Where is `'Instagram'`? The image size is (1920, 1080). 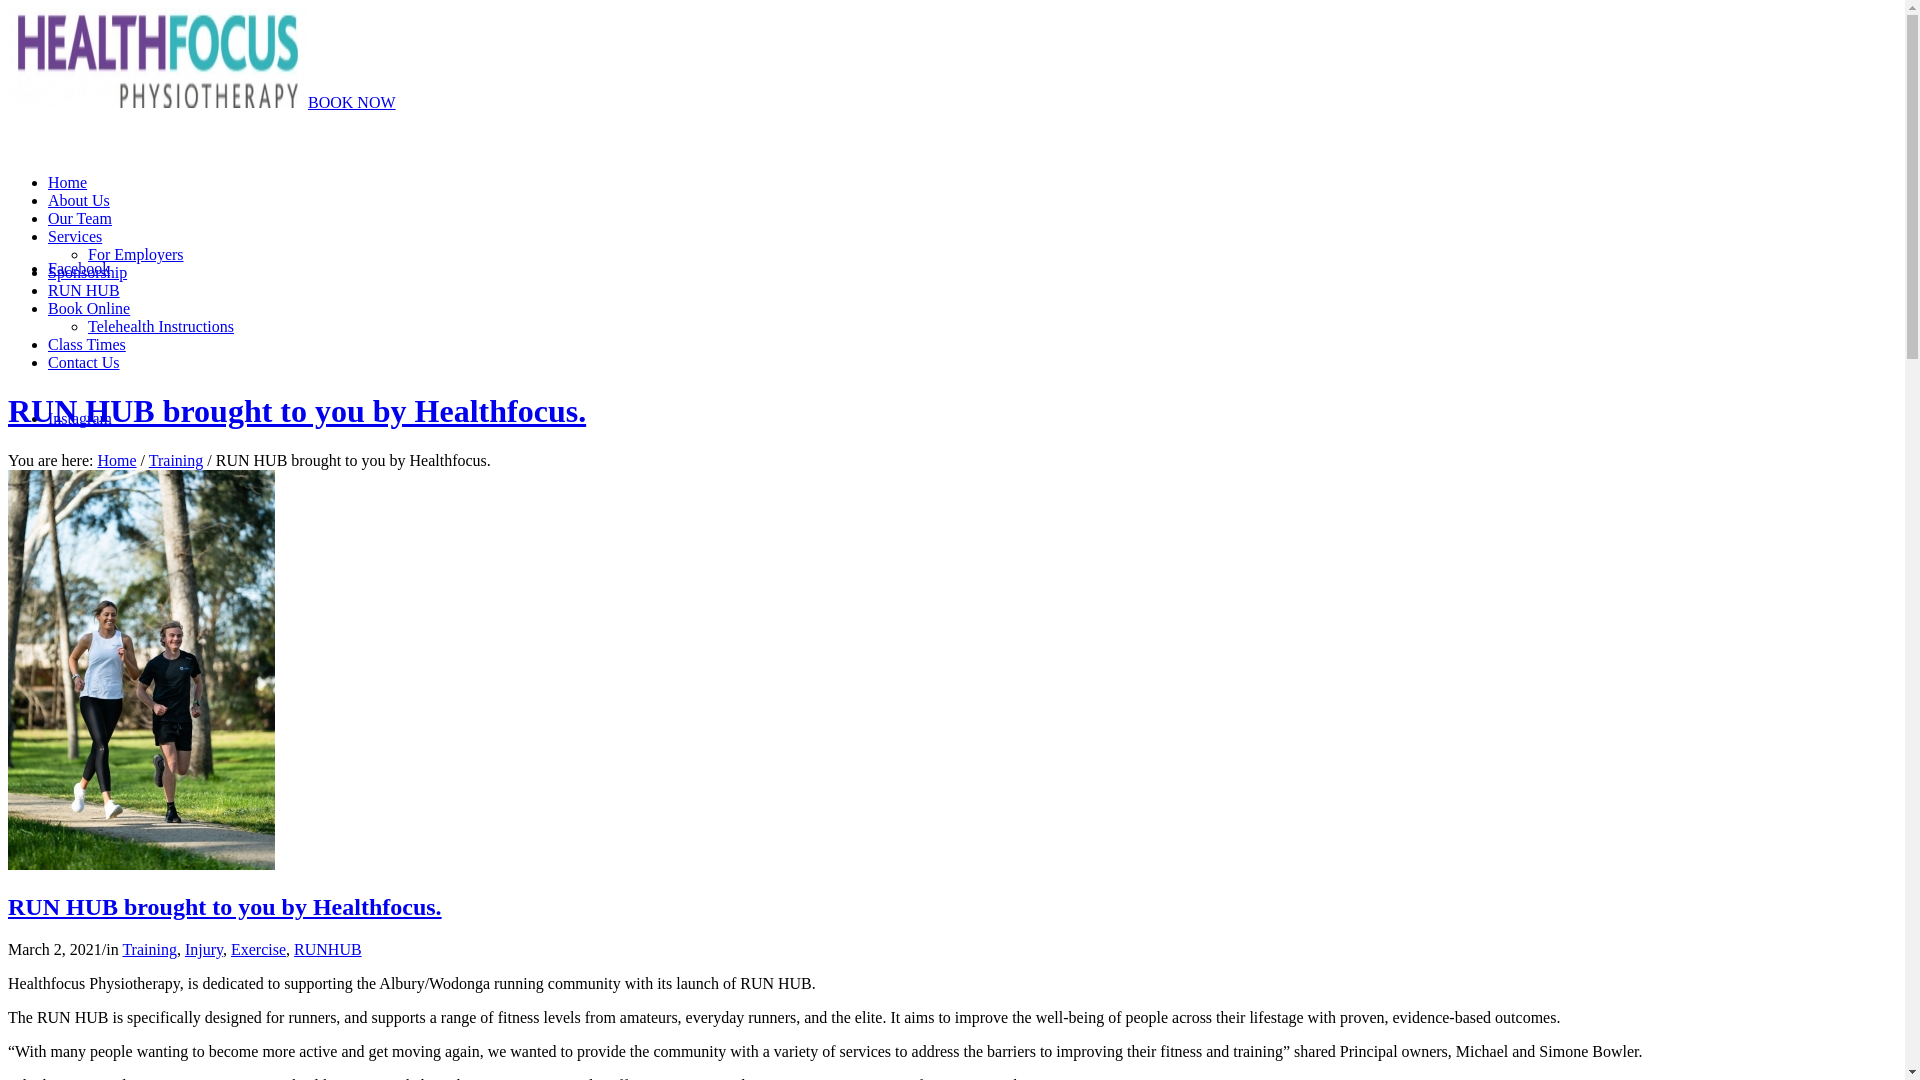 'Instagram' is located at coordinates (80, 417).